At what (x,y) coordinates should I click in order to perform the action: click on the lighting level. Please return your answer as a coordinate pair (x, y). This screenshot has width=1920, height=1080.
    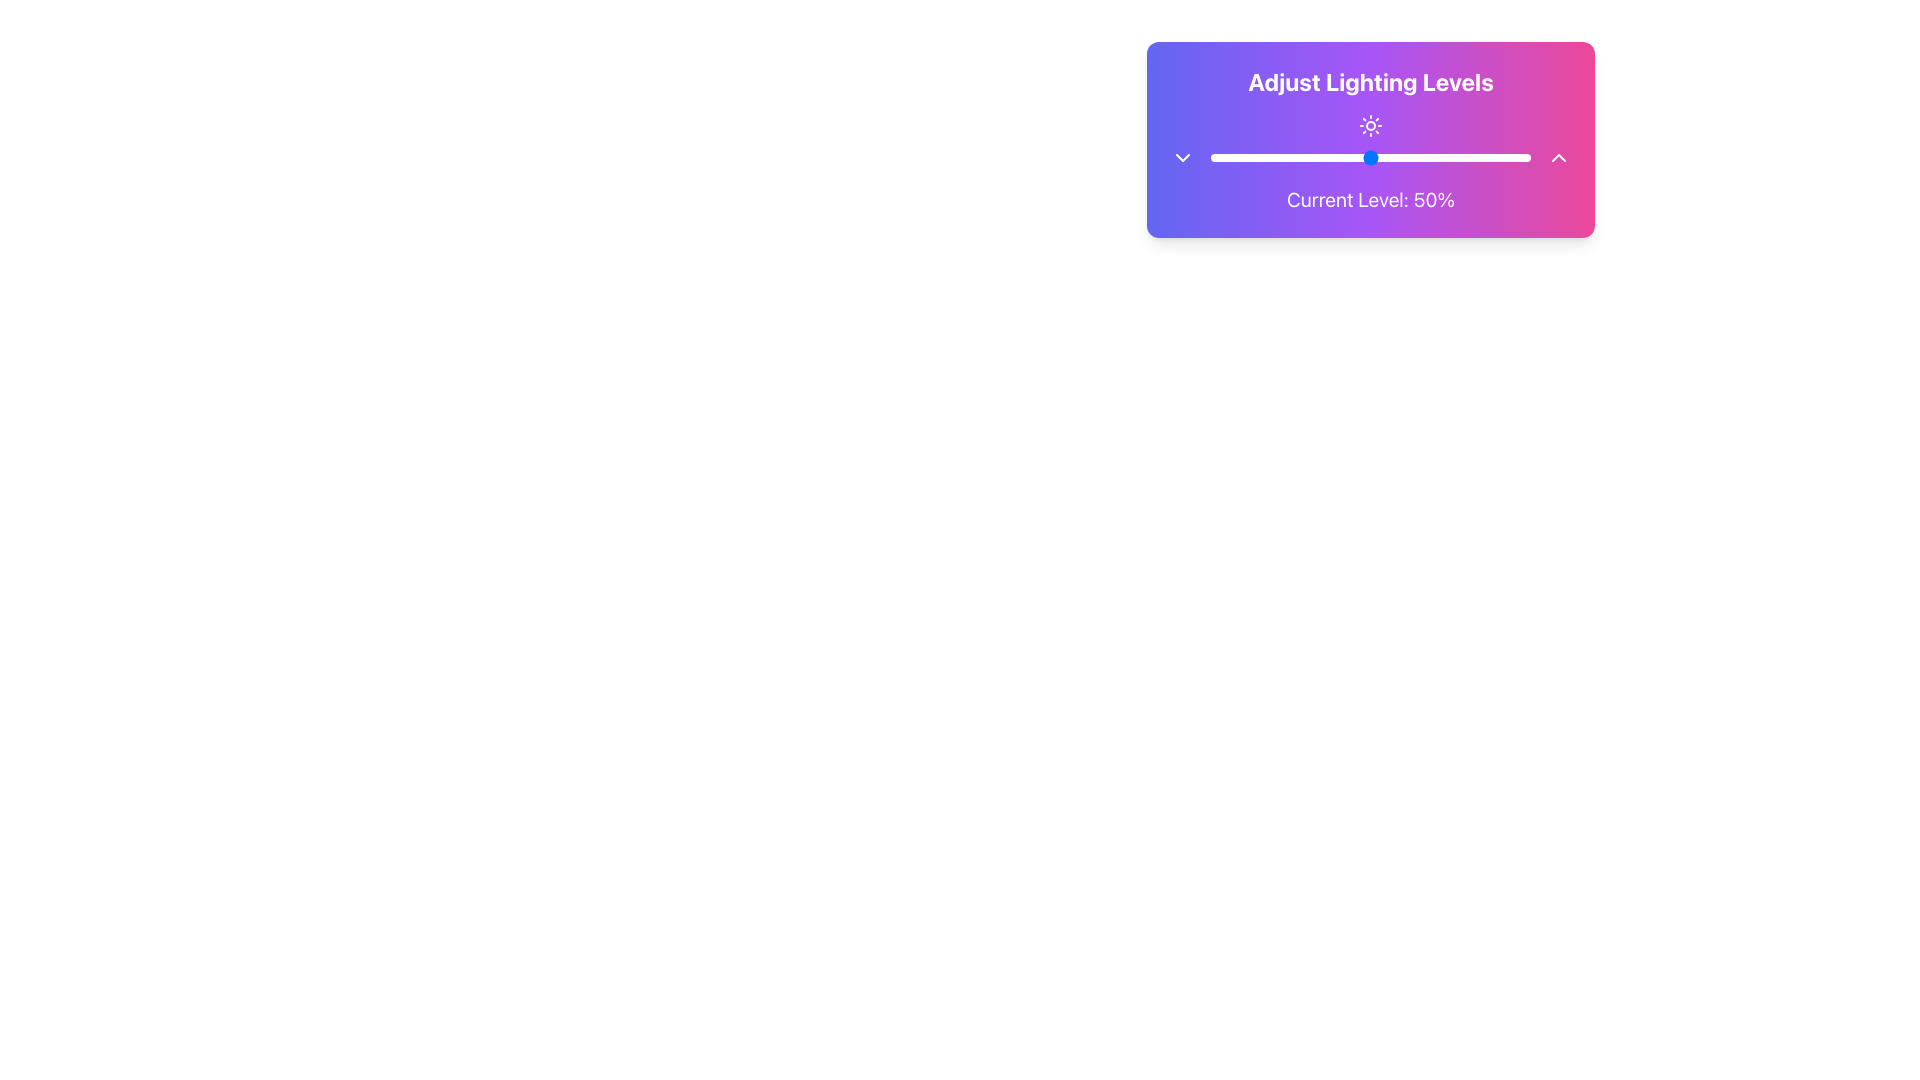
    Looking at the image, I should click on (1274, 157).